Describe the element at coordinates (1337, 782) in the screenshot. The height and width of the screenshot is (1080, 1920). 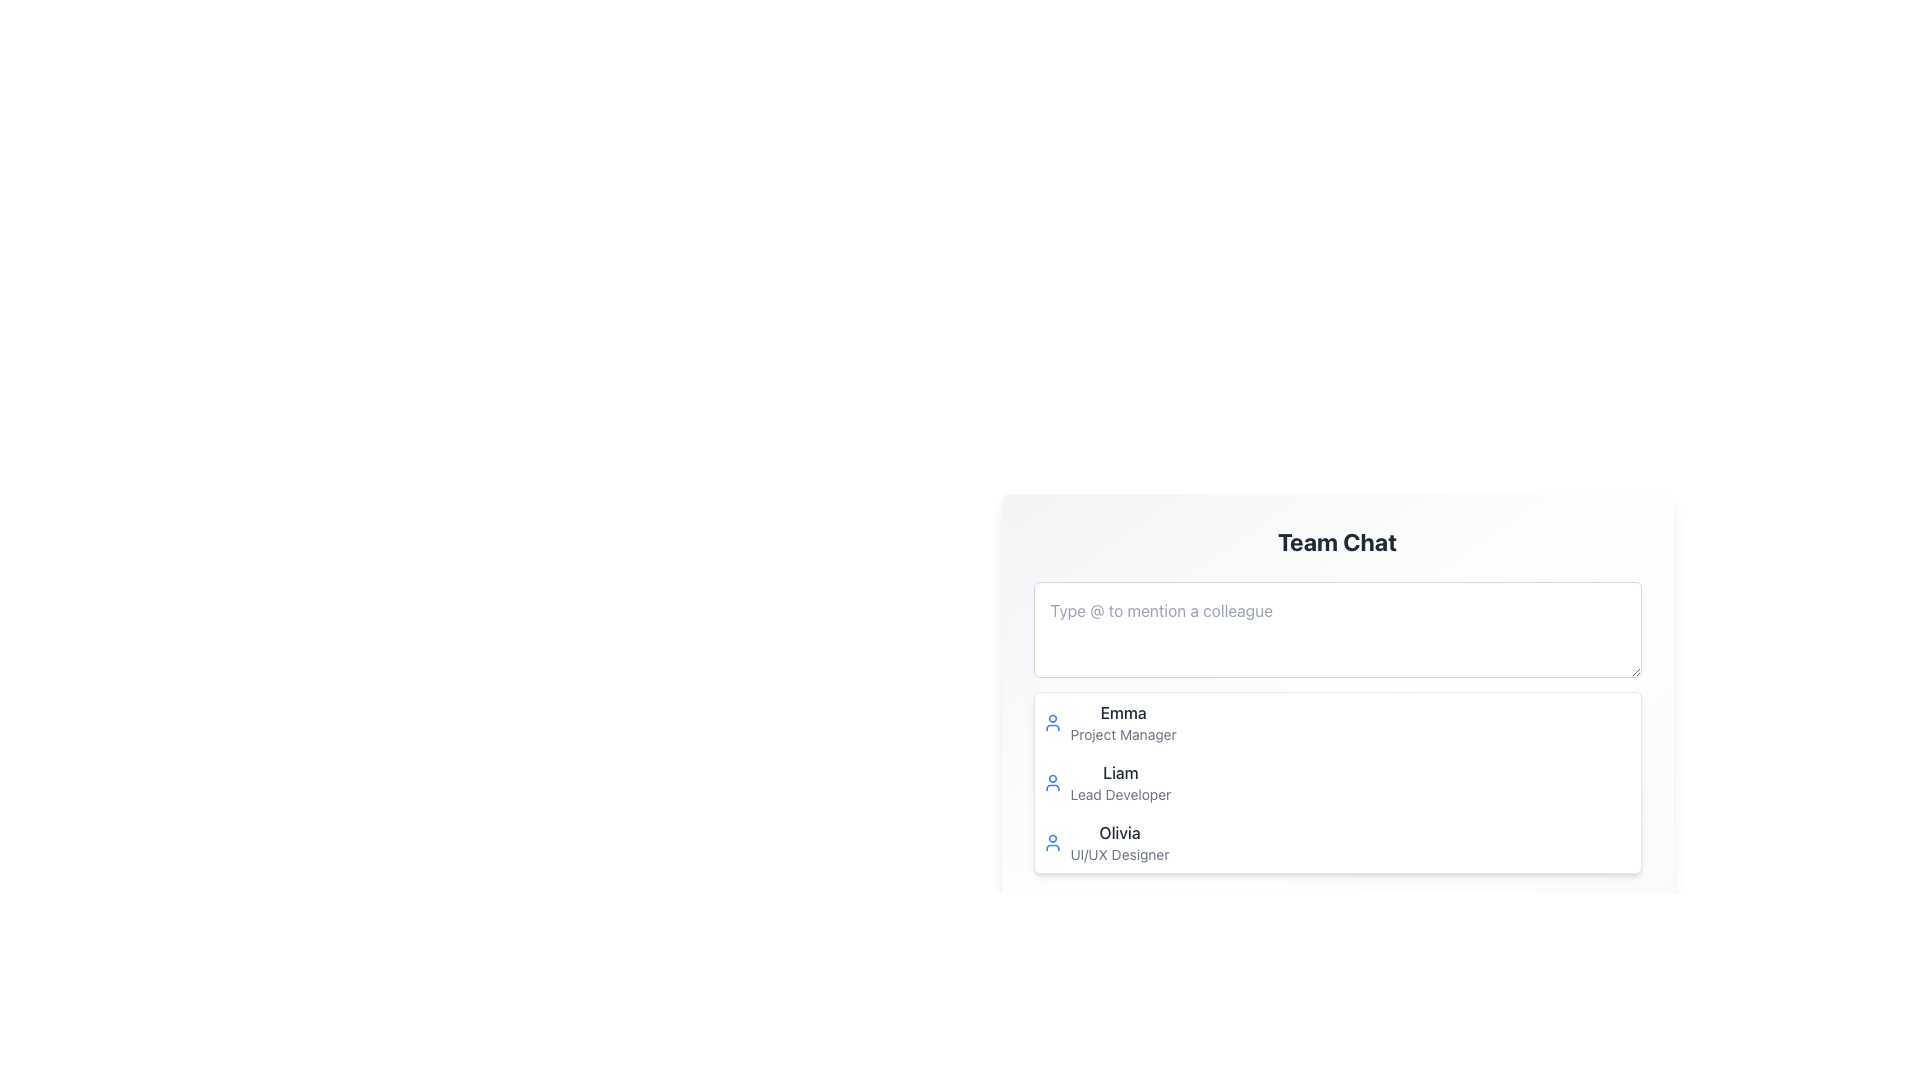
I see `the second item in the team member list, which is visually positioned between 'Emma: Project Manager' and 'Olivia: UI/UX Designer'` at that location.